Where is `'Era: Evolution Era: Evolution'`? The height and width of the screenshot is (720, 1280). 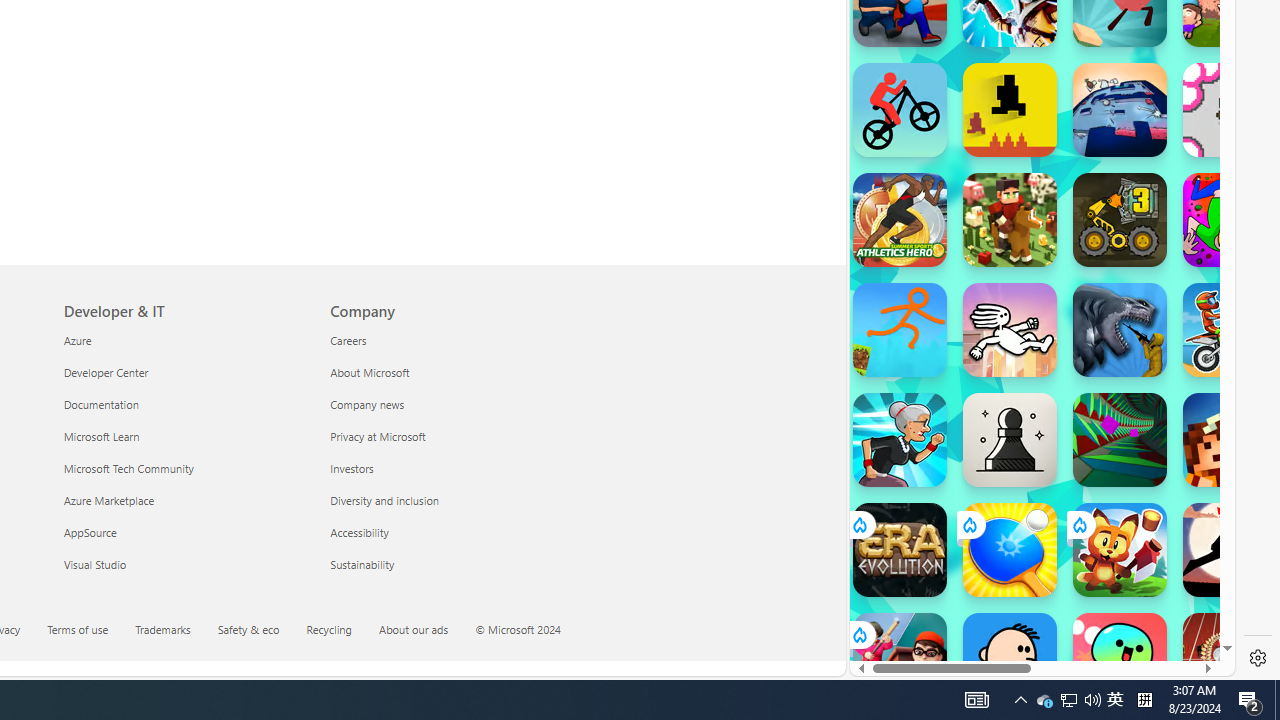
'Era: Evolution Era: Evolution' is located at coordinates (898, 550).